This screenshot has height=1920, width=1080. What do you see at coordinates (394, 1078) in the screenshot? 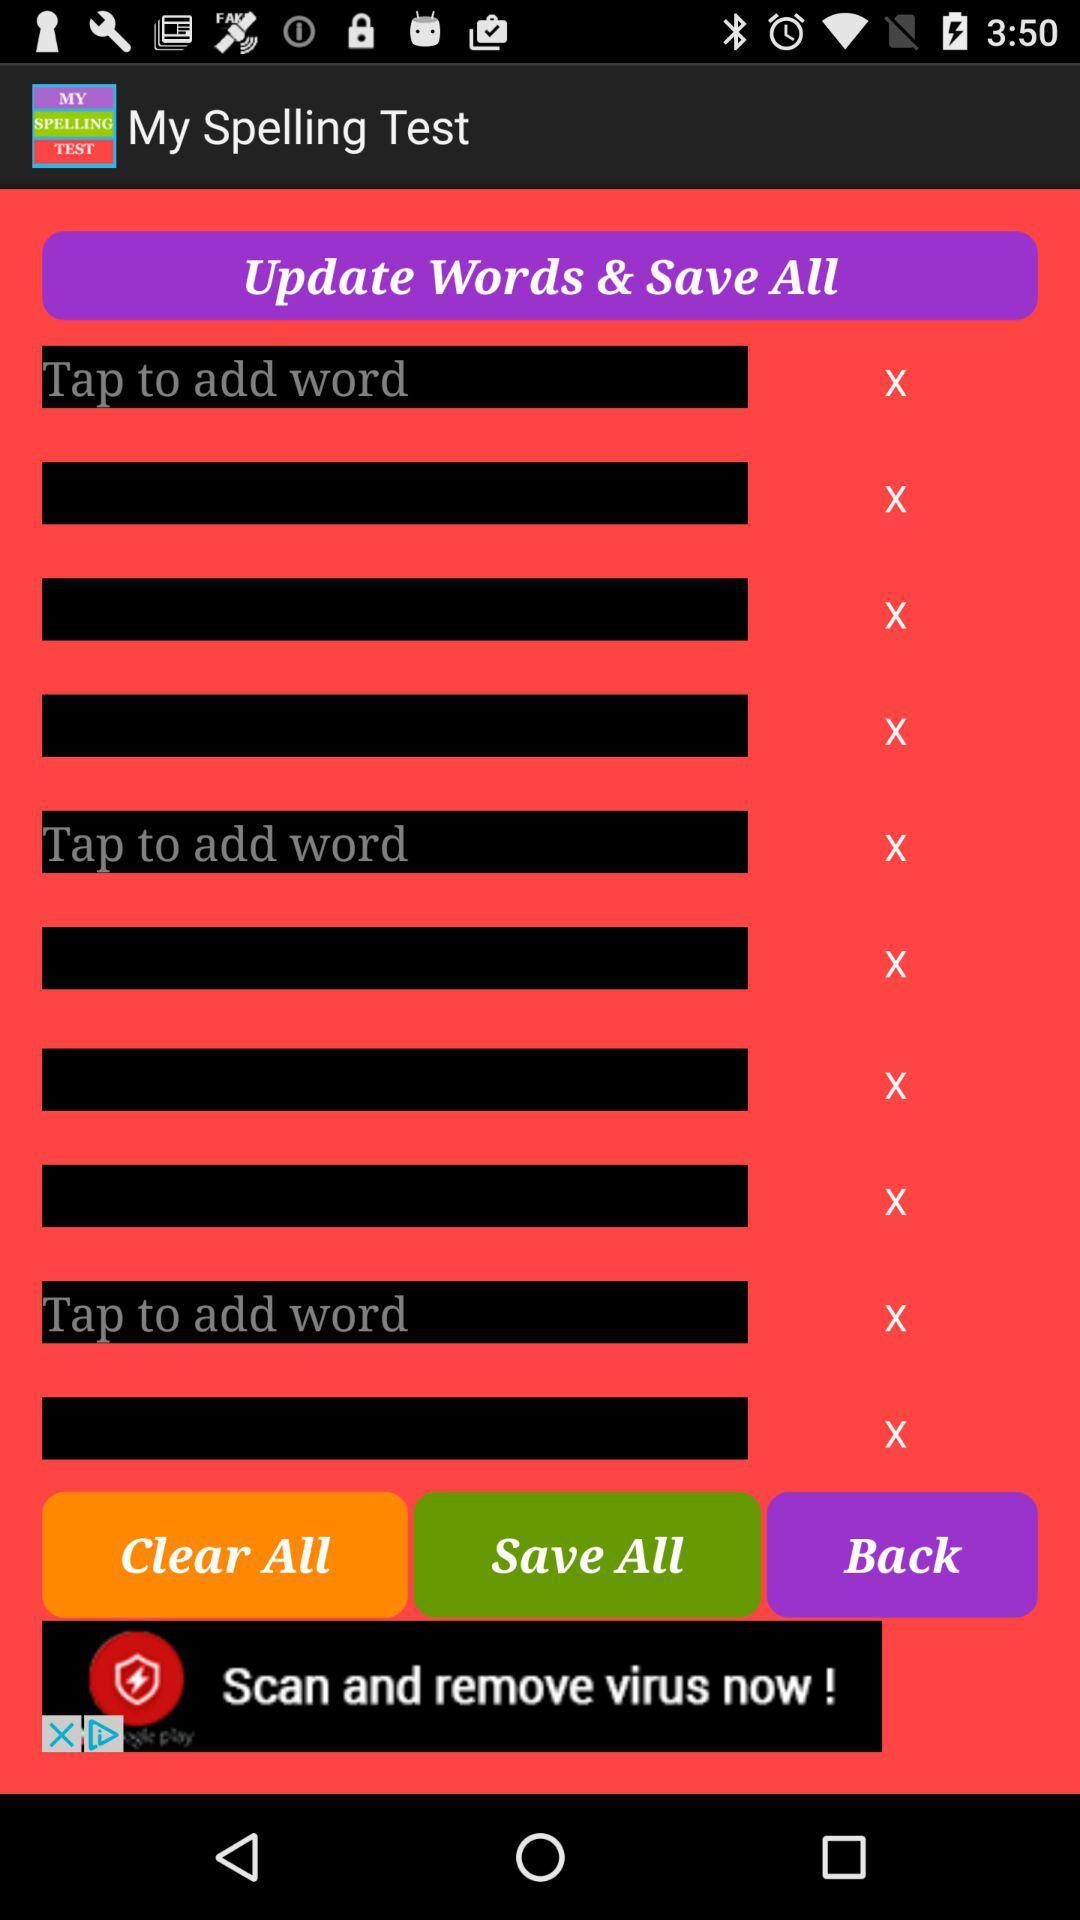
I see `search box` at bounding box center [394, 1078].